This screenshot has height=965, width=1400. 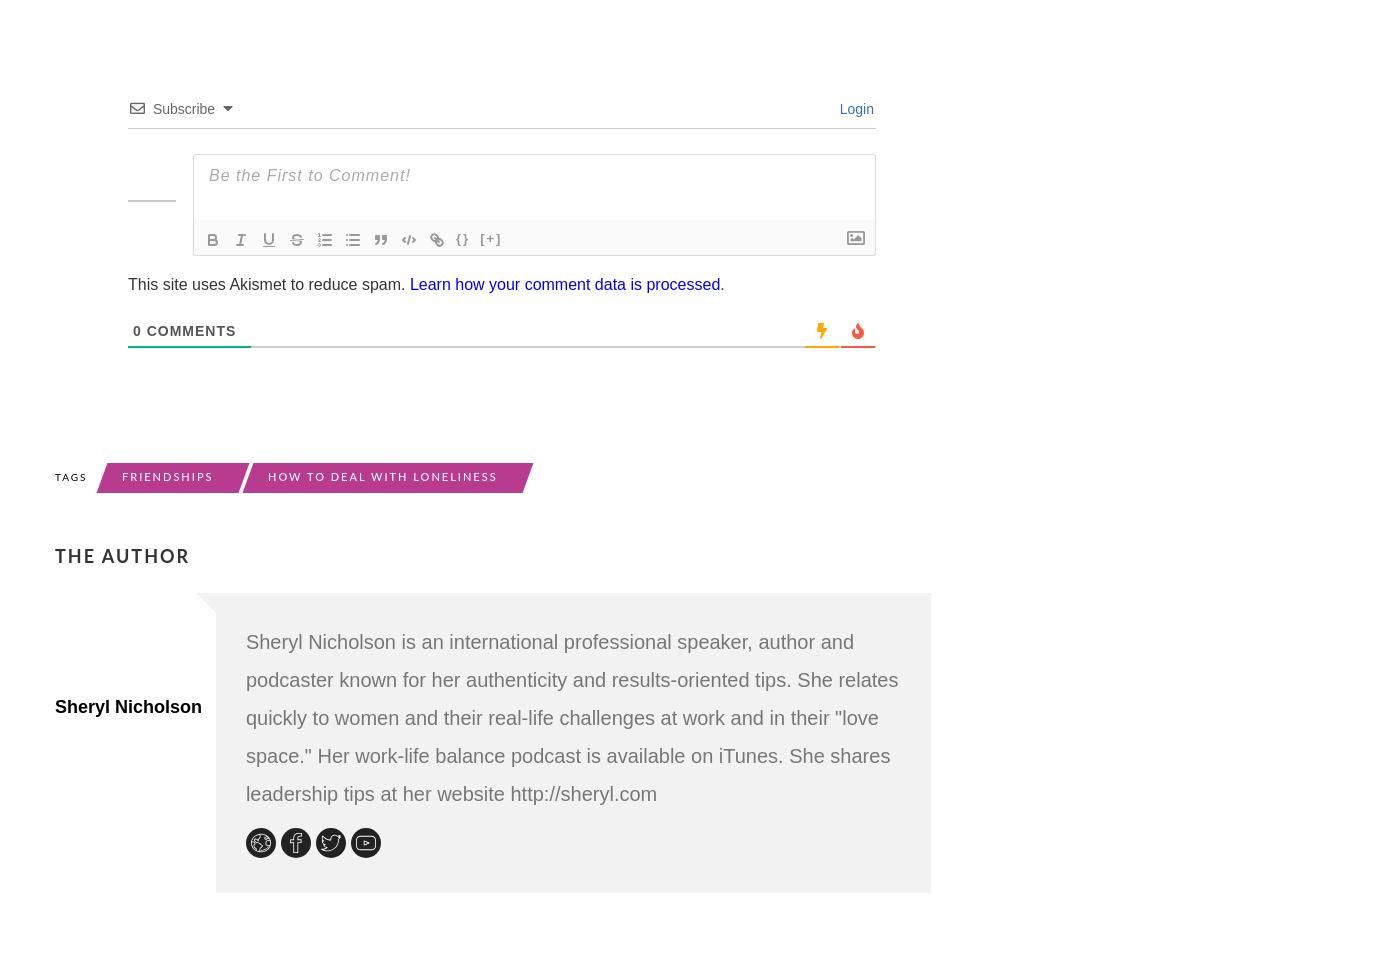 What do you see at coordinates (268, 283) in the screenshot?
I see `'This site uses Akismet to reduce spam.'` at bounding box center [268, 283].